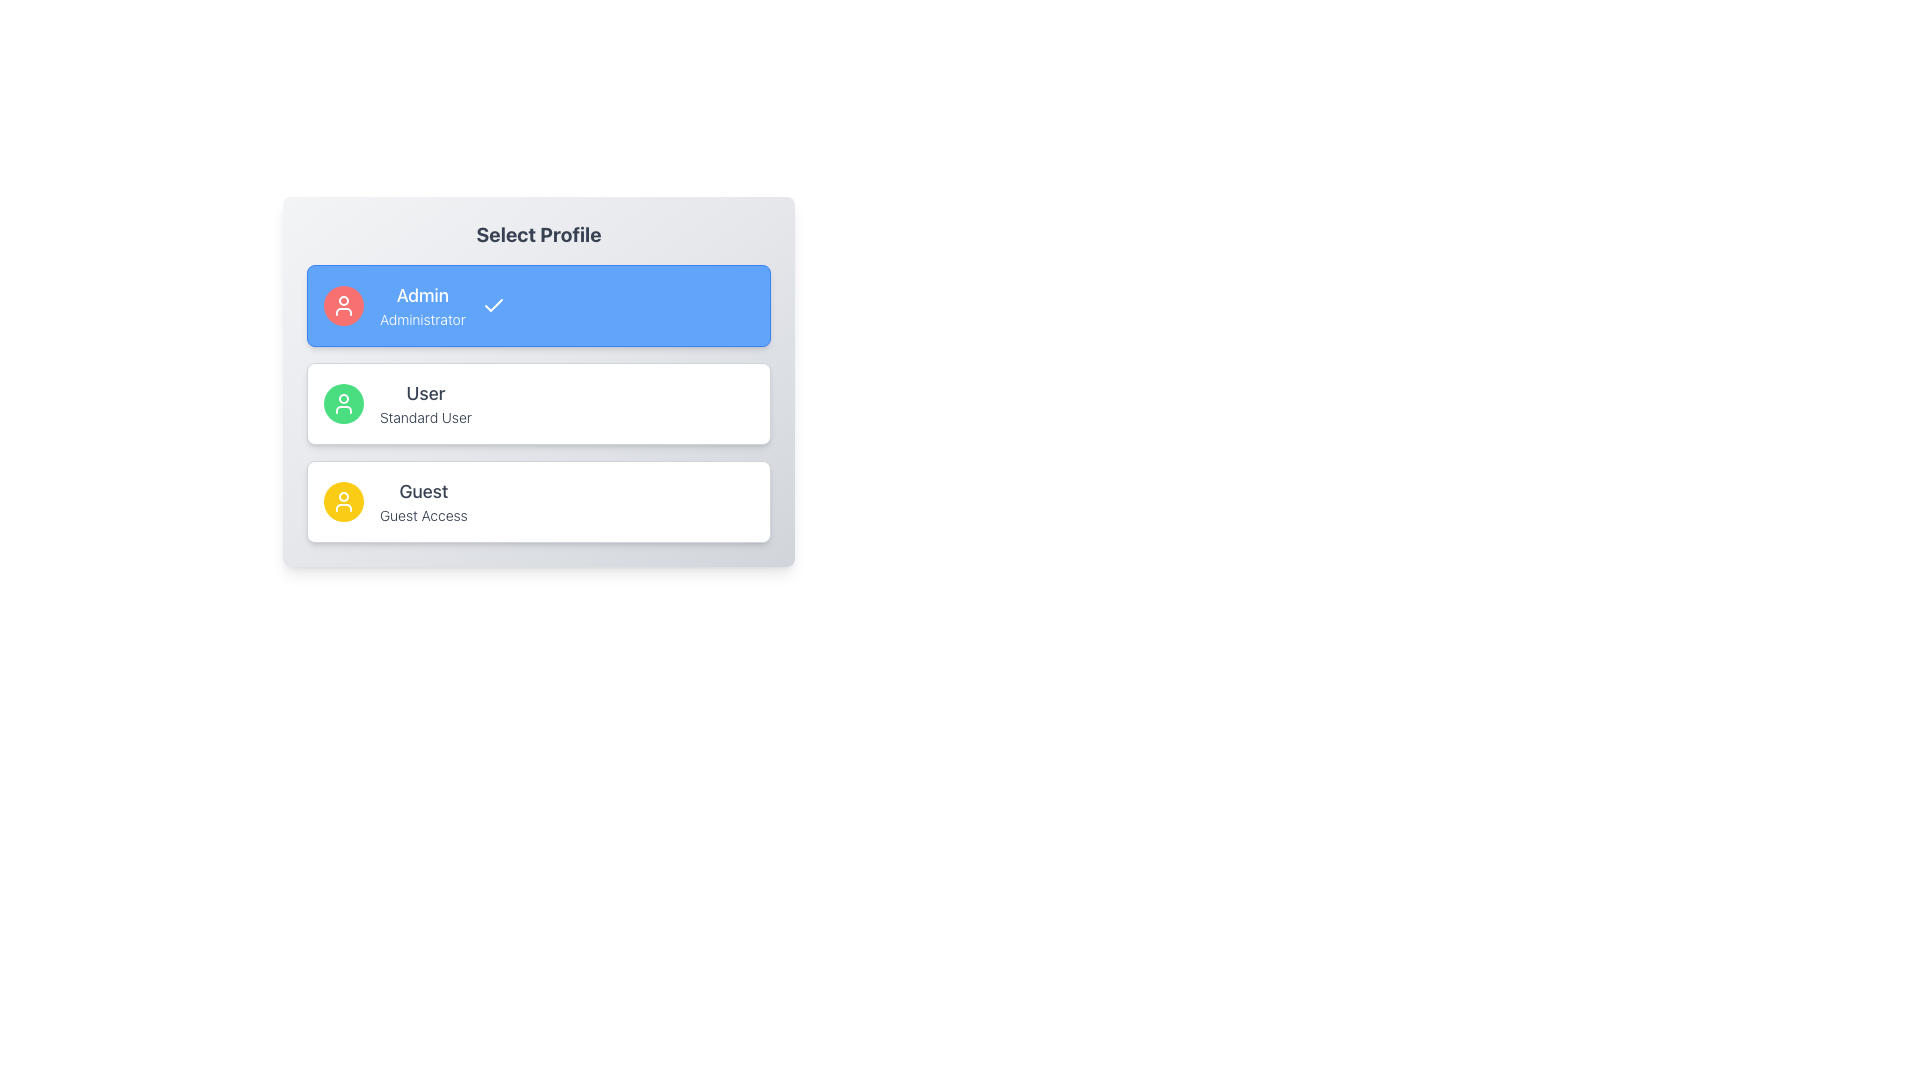  I want to click on the descriptive text label that provides additional context about the profile labeled as 'User', which is positioned centrally within the second profile card and adjacent to a green user icon, so click(425, 416).